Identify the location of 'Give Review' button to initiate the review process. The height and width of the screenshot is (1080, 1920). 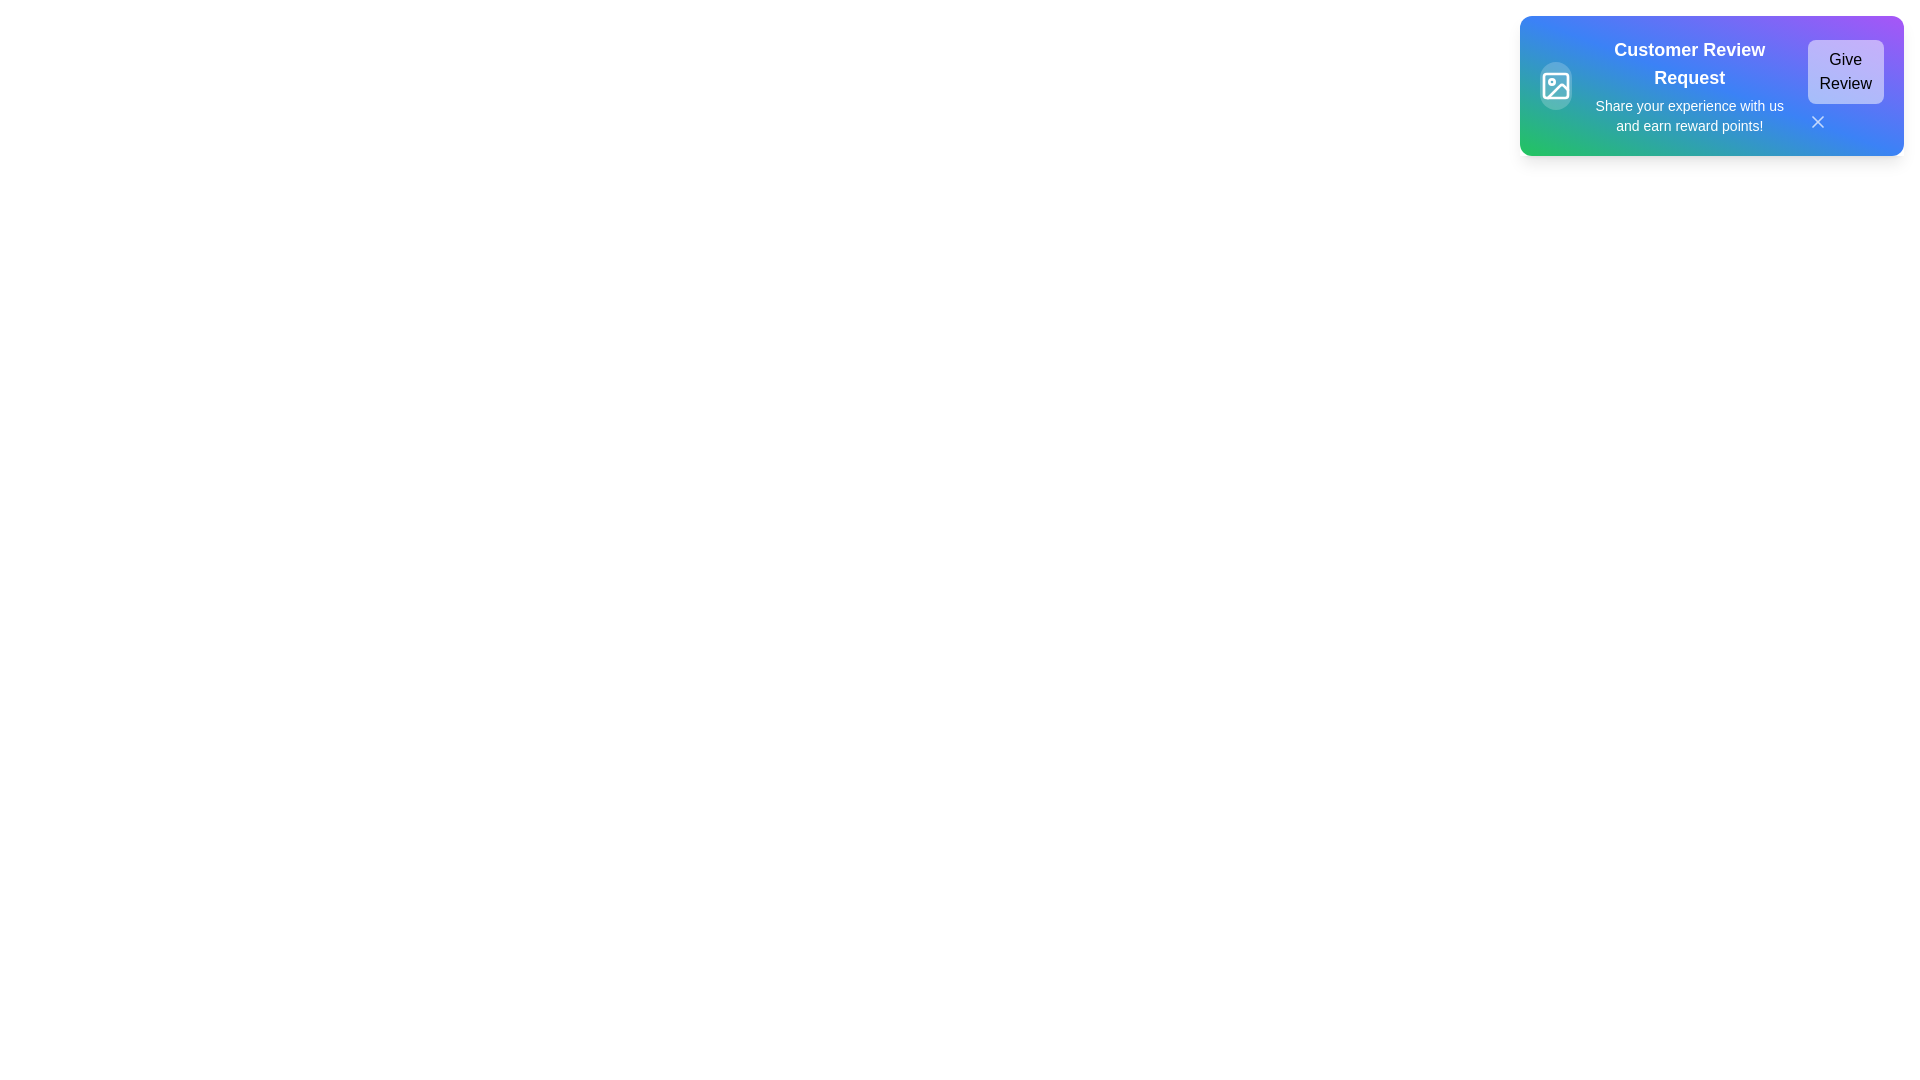
(1844, 71).